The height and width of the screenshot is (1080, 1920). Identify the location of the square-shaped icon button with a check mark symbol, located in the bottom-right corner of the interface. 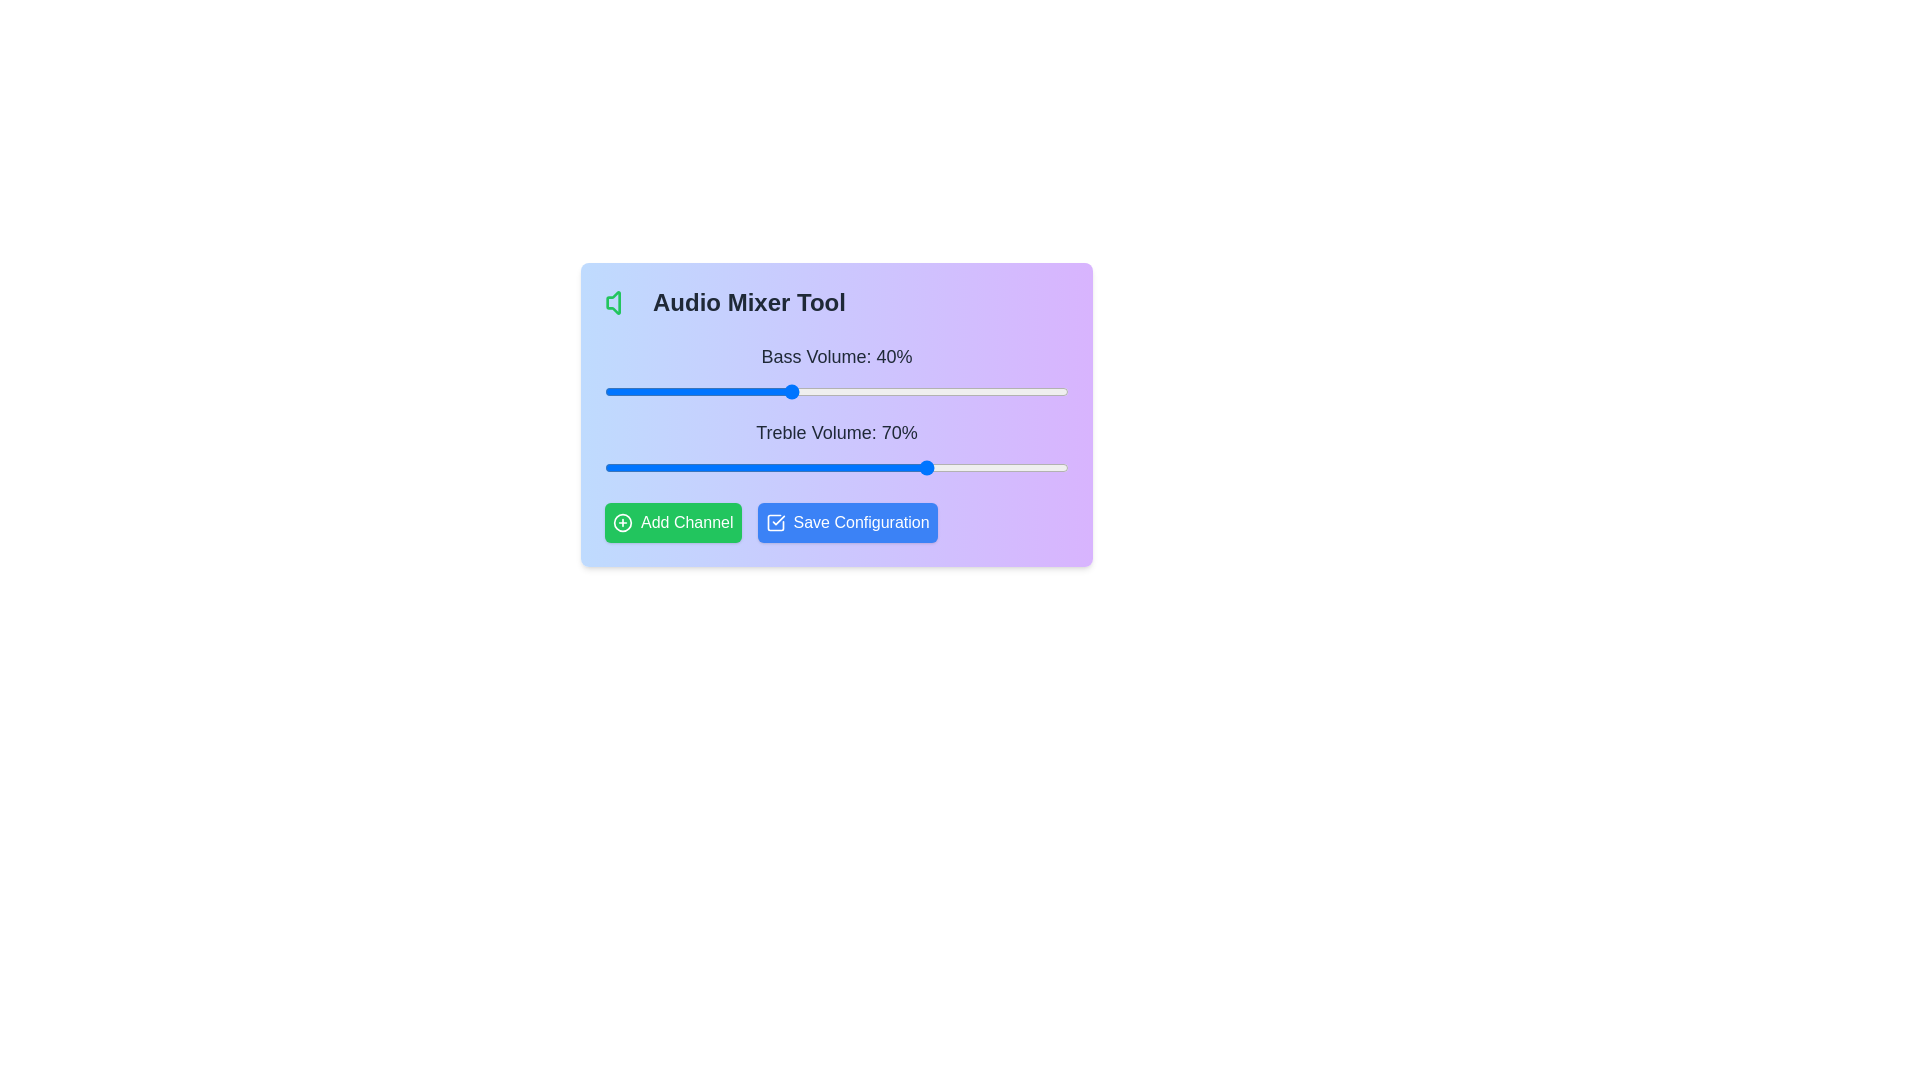
(774, 522).